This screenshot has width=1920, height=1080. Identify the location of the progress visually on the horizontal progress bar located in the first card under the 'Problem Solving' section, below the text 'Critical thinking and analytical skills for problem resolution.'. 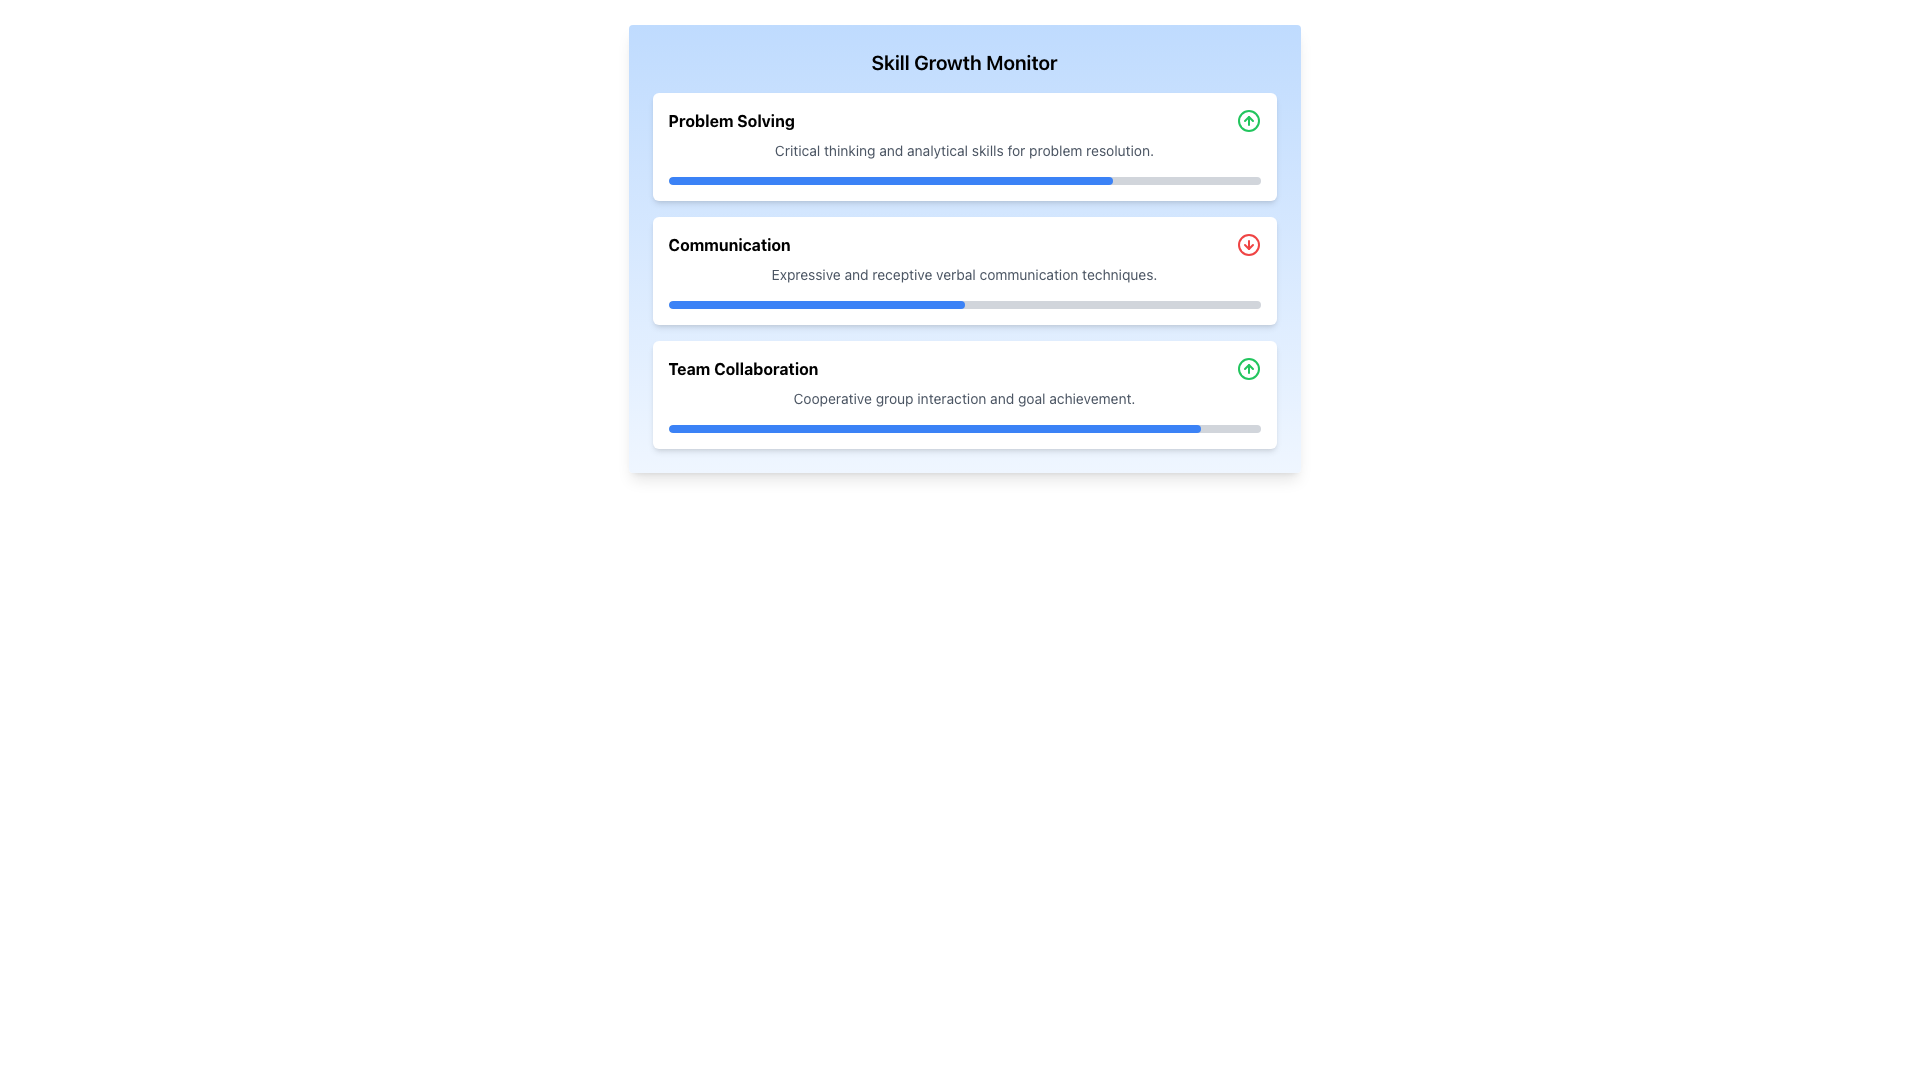
(964, 181).